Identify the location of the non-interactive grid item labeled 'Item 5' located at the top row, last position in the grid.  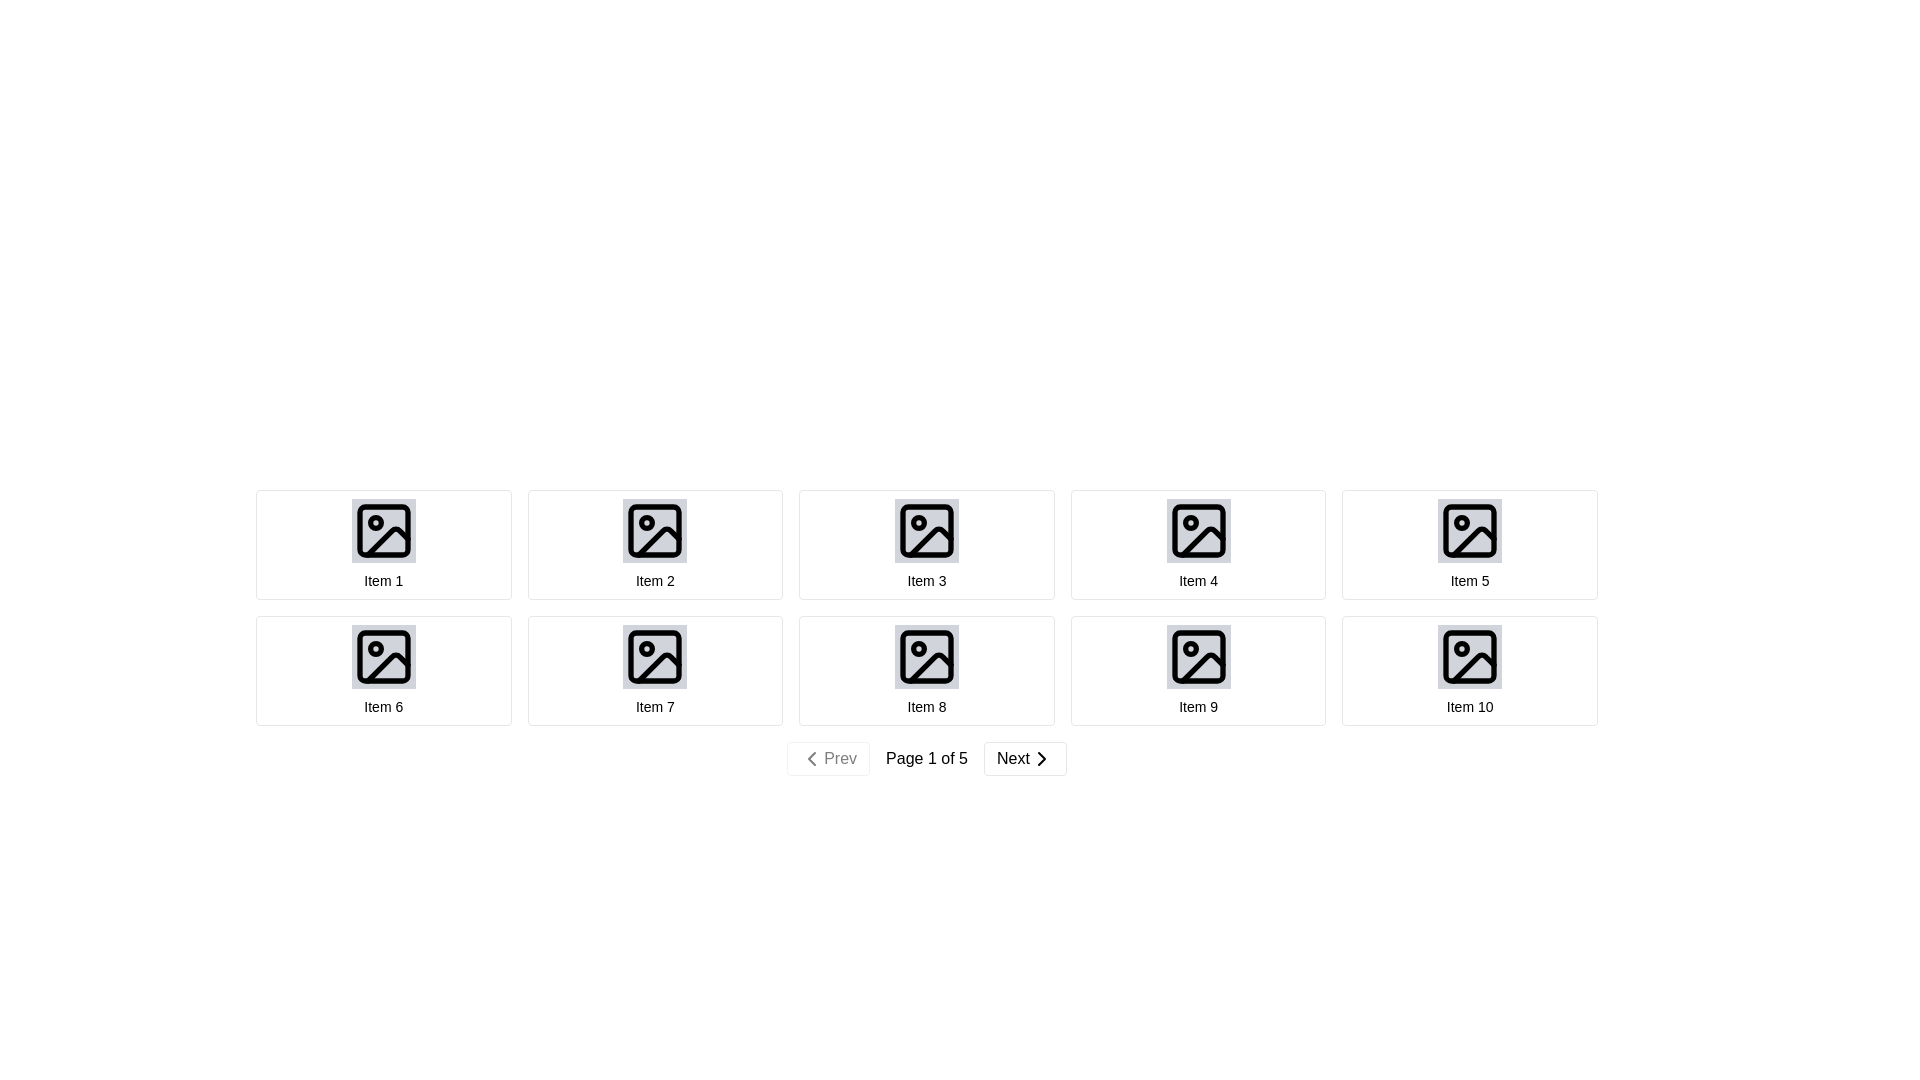
(1470, 544).